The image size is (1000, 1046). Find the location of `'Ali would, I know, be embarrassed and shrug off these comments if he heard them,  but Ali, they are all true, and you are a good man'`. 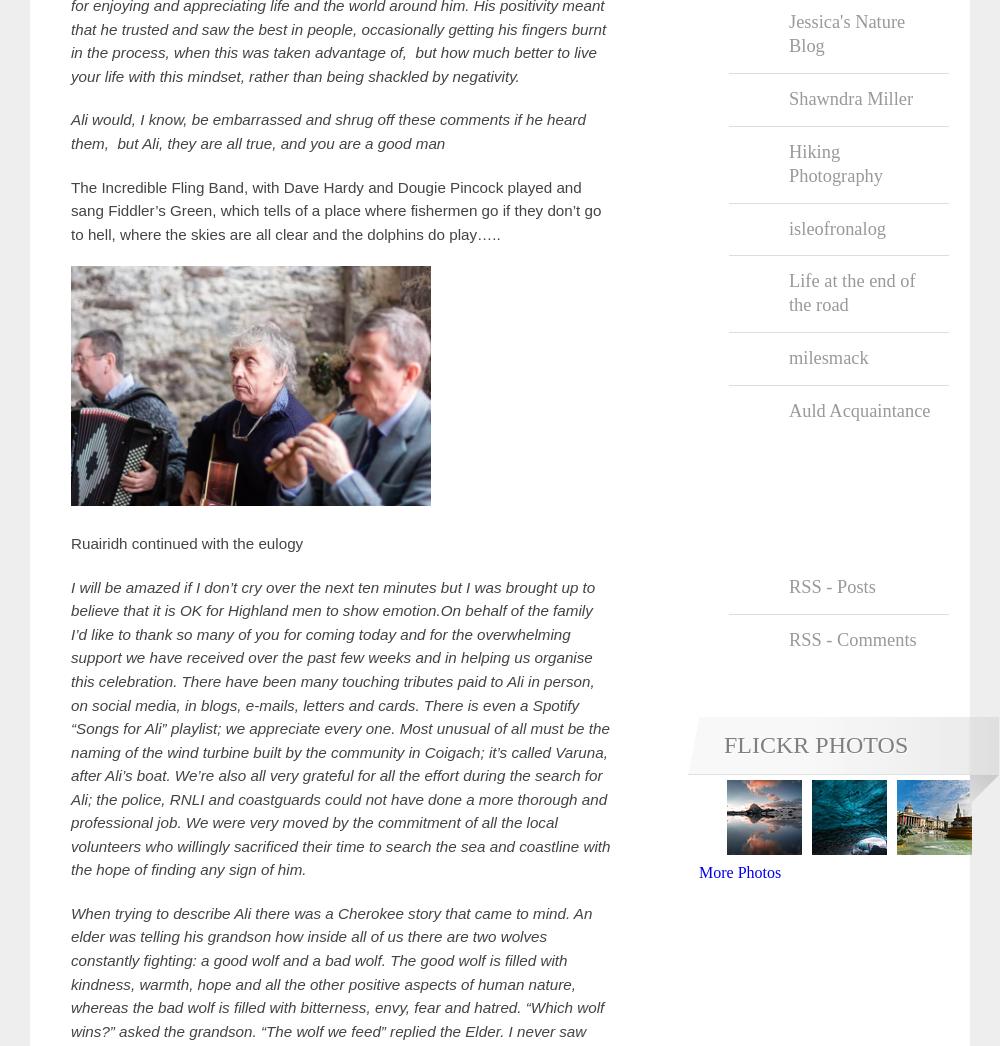

'Ali would, I know, be embarrassed and shrug off these comments if he heard them,  but Ali, they are all true, and you are a good man' is located at coordinates (327, 130).